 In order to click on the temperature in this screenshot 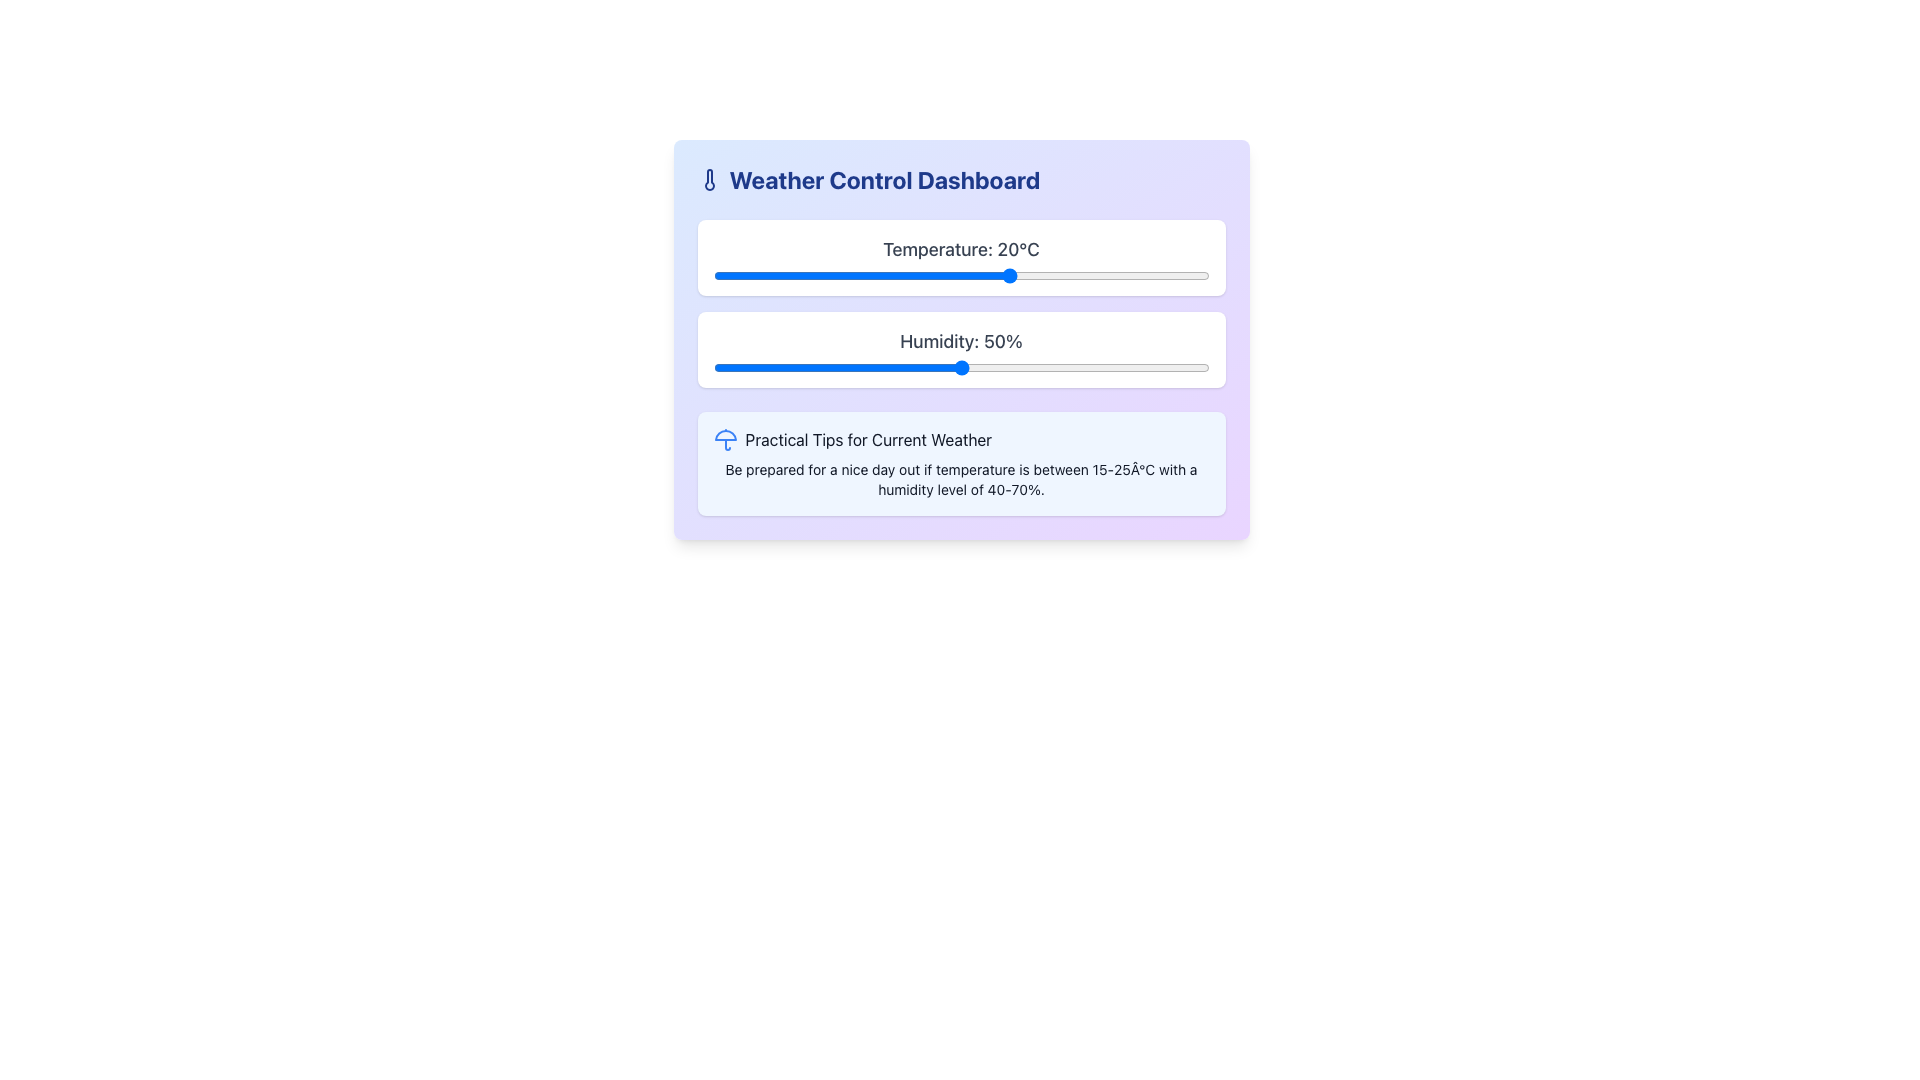, I will do `click(771, 276)`.